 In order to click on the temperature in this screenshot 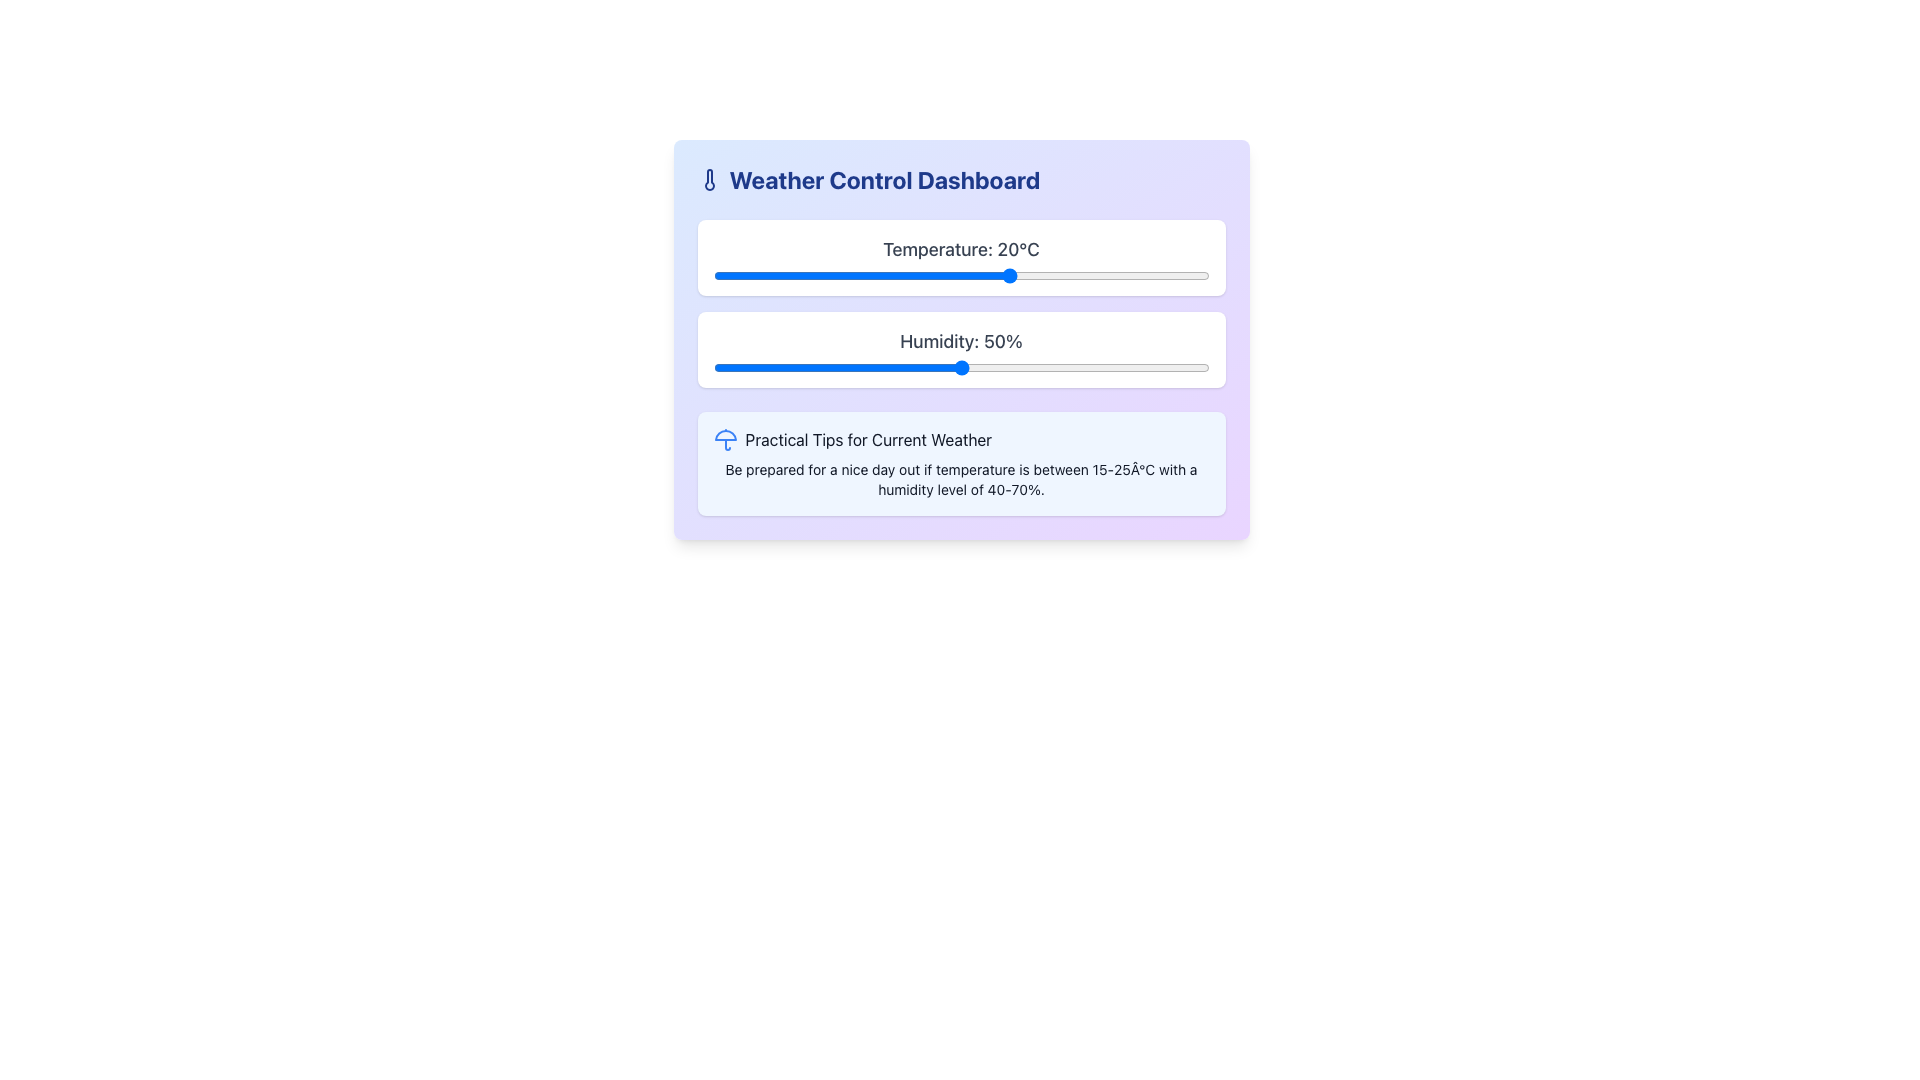, I will do `click(771, 276)`.